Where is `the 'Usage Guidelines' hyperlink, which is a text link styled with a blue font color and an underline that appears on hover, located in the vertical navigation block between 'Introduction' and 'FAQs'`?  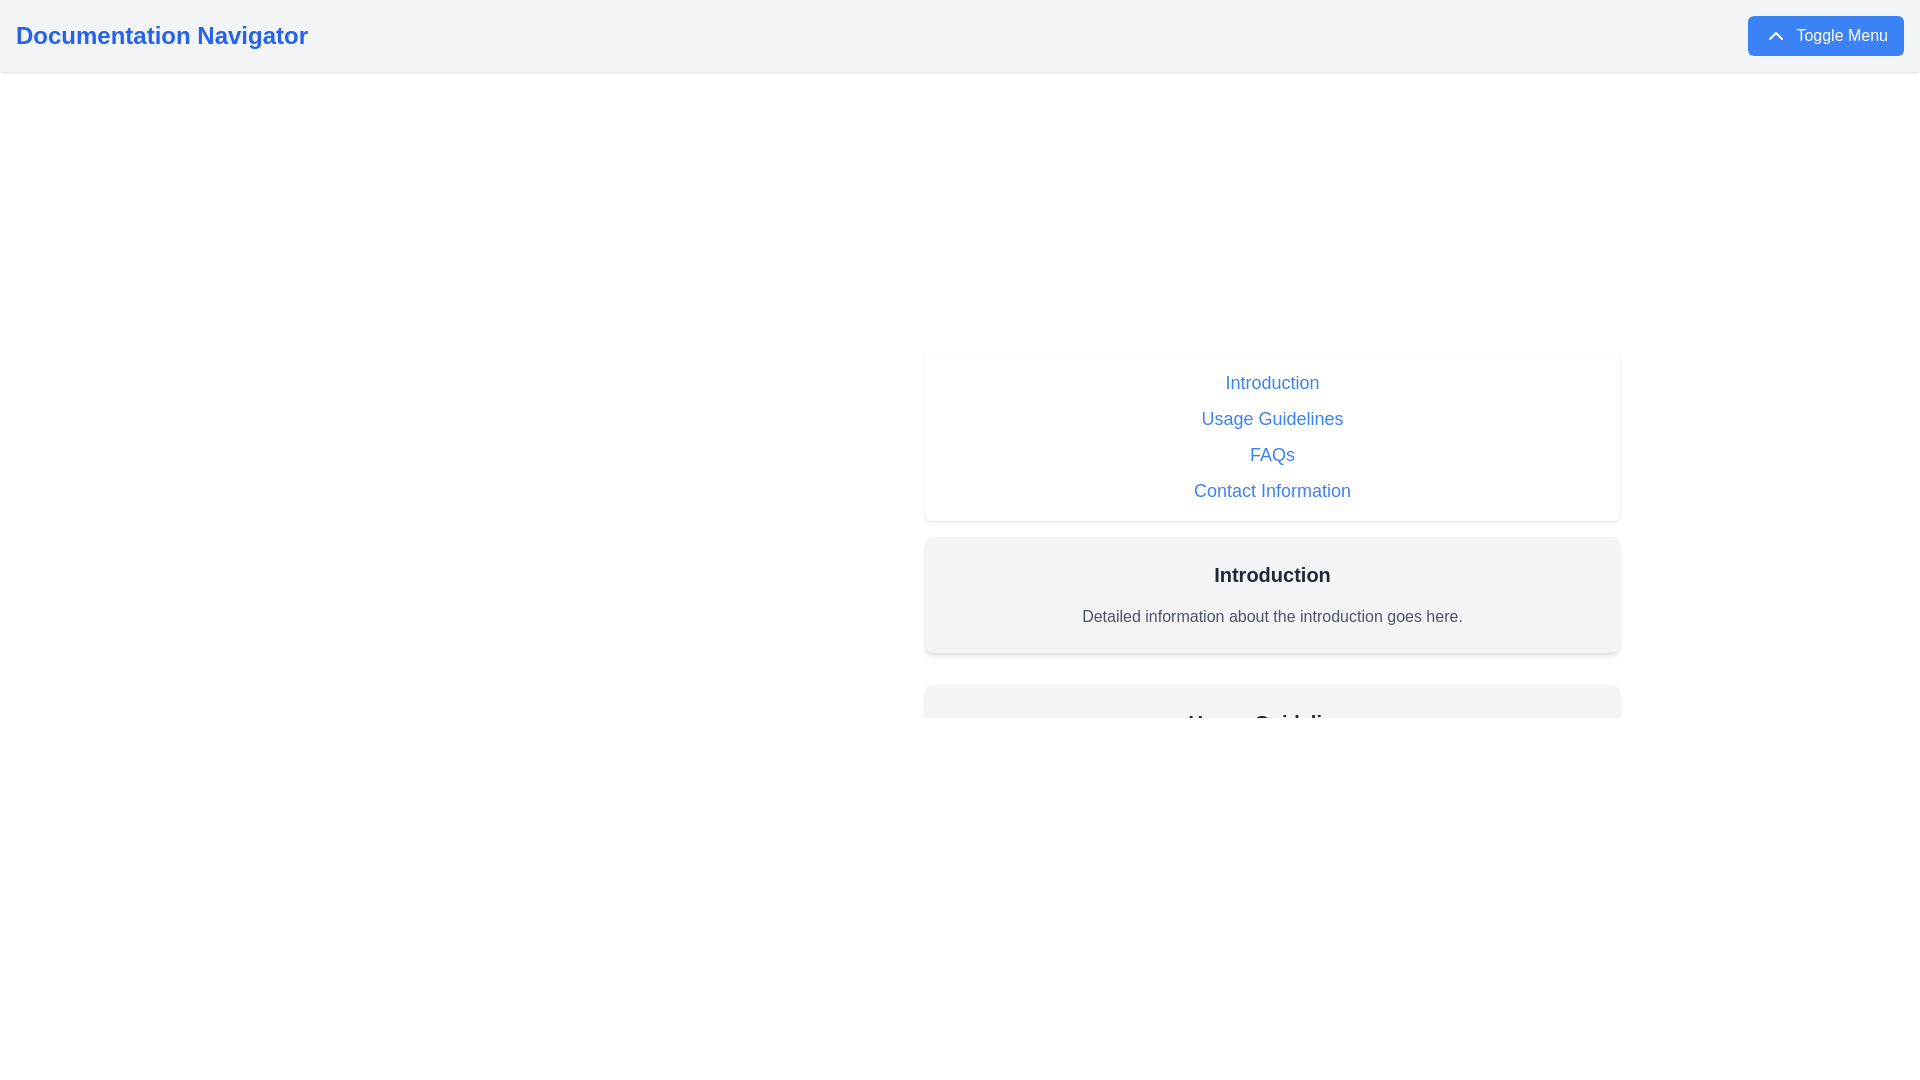 the 'Usage Guidelines' hyperlink, which is a text link styled with a blue font color and an underline that appears on hover, located in the vertical navigation block between 'Introduction' and 'FAQs' is located at coordinates (1271, 418).